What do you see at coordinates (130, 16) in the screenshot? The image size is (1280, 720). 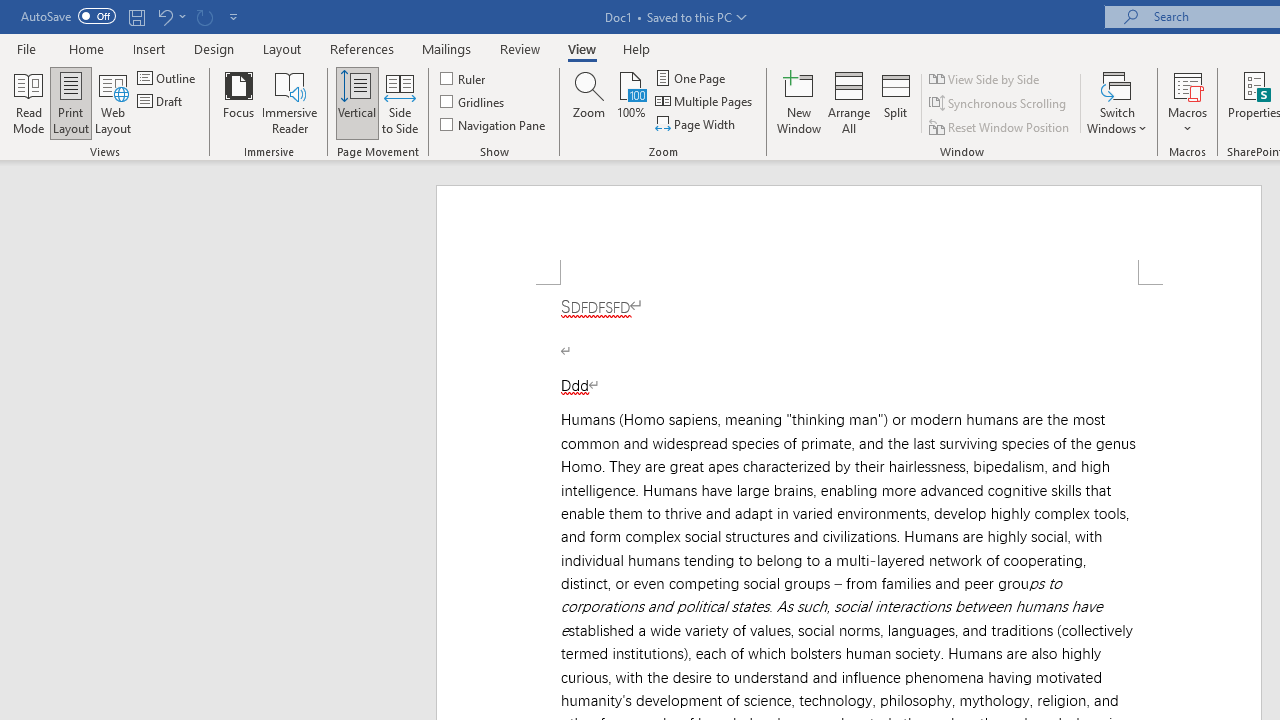 I see `'Quick Access Toolbar'` at bounding box center [130, 16].